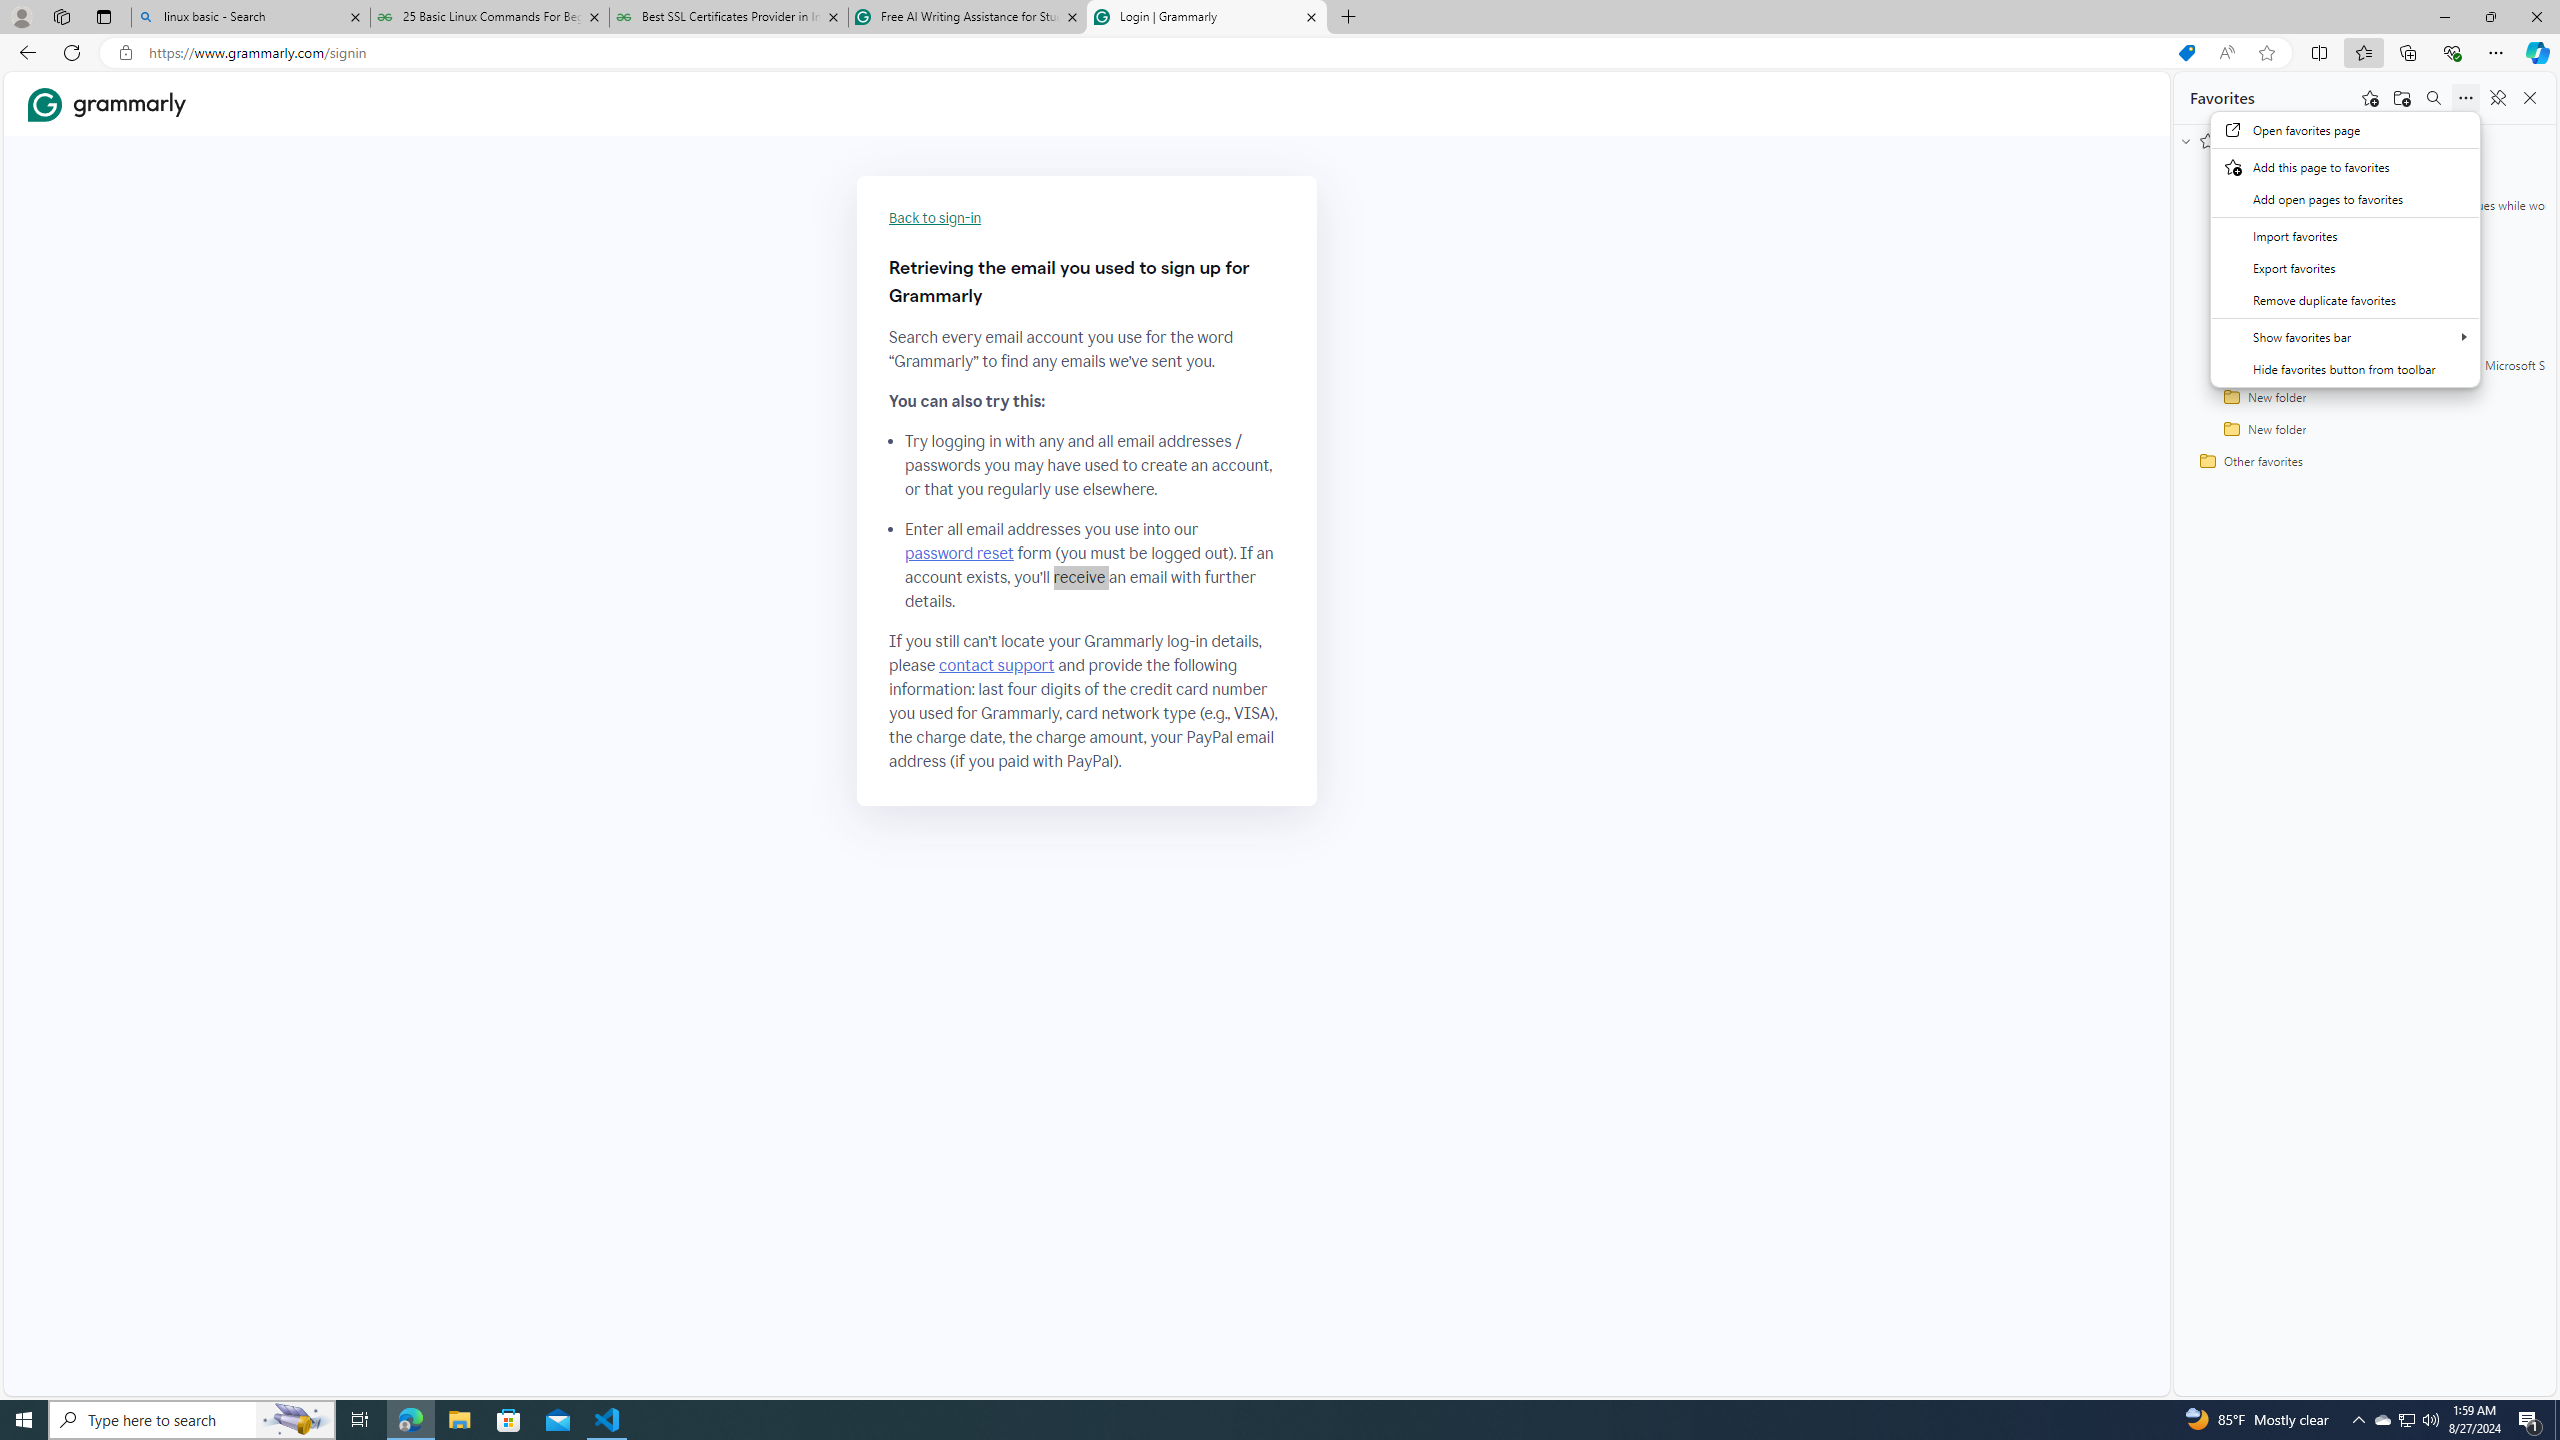 The image size is (2560, 1440). What do you see at coordinates (729, 16) in the screenshot?
I see `'Best SSL Certificates Provider in India - GeeksforGeeks'` at bounding box center [729, 16].